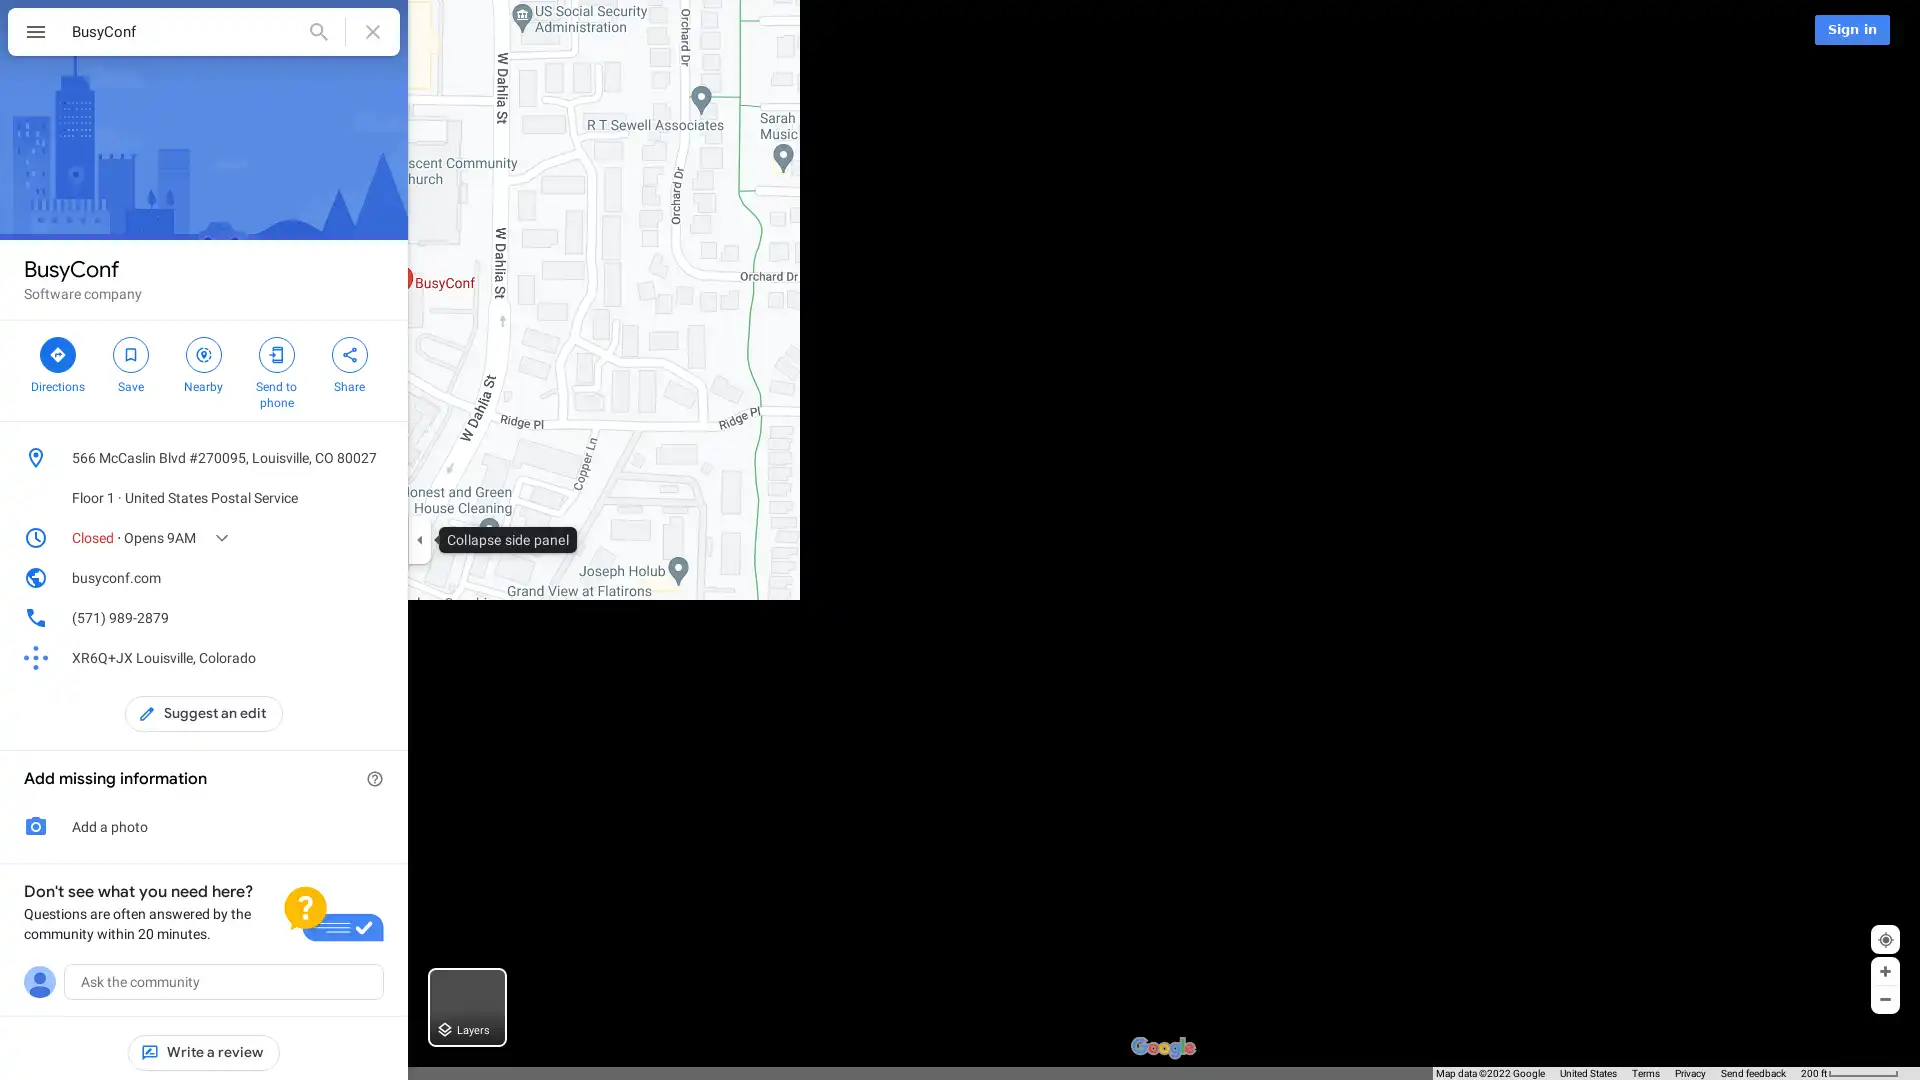  Describe the element at coordinates (373, 31) in the screenshot. I see `Clear search` at that location.